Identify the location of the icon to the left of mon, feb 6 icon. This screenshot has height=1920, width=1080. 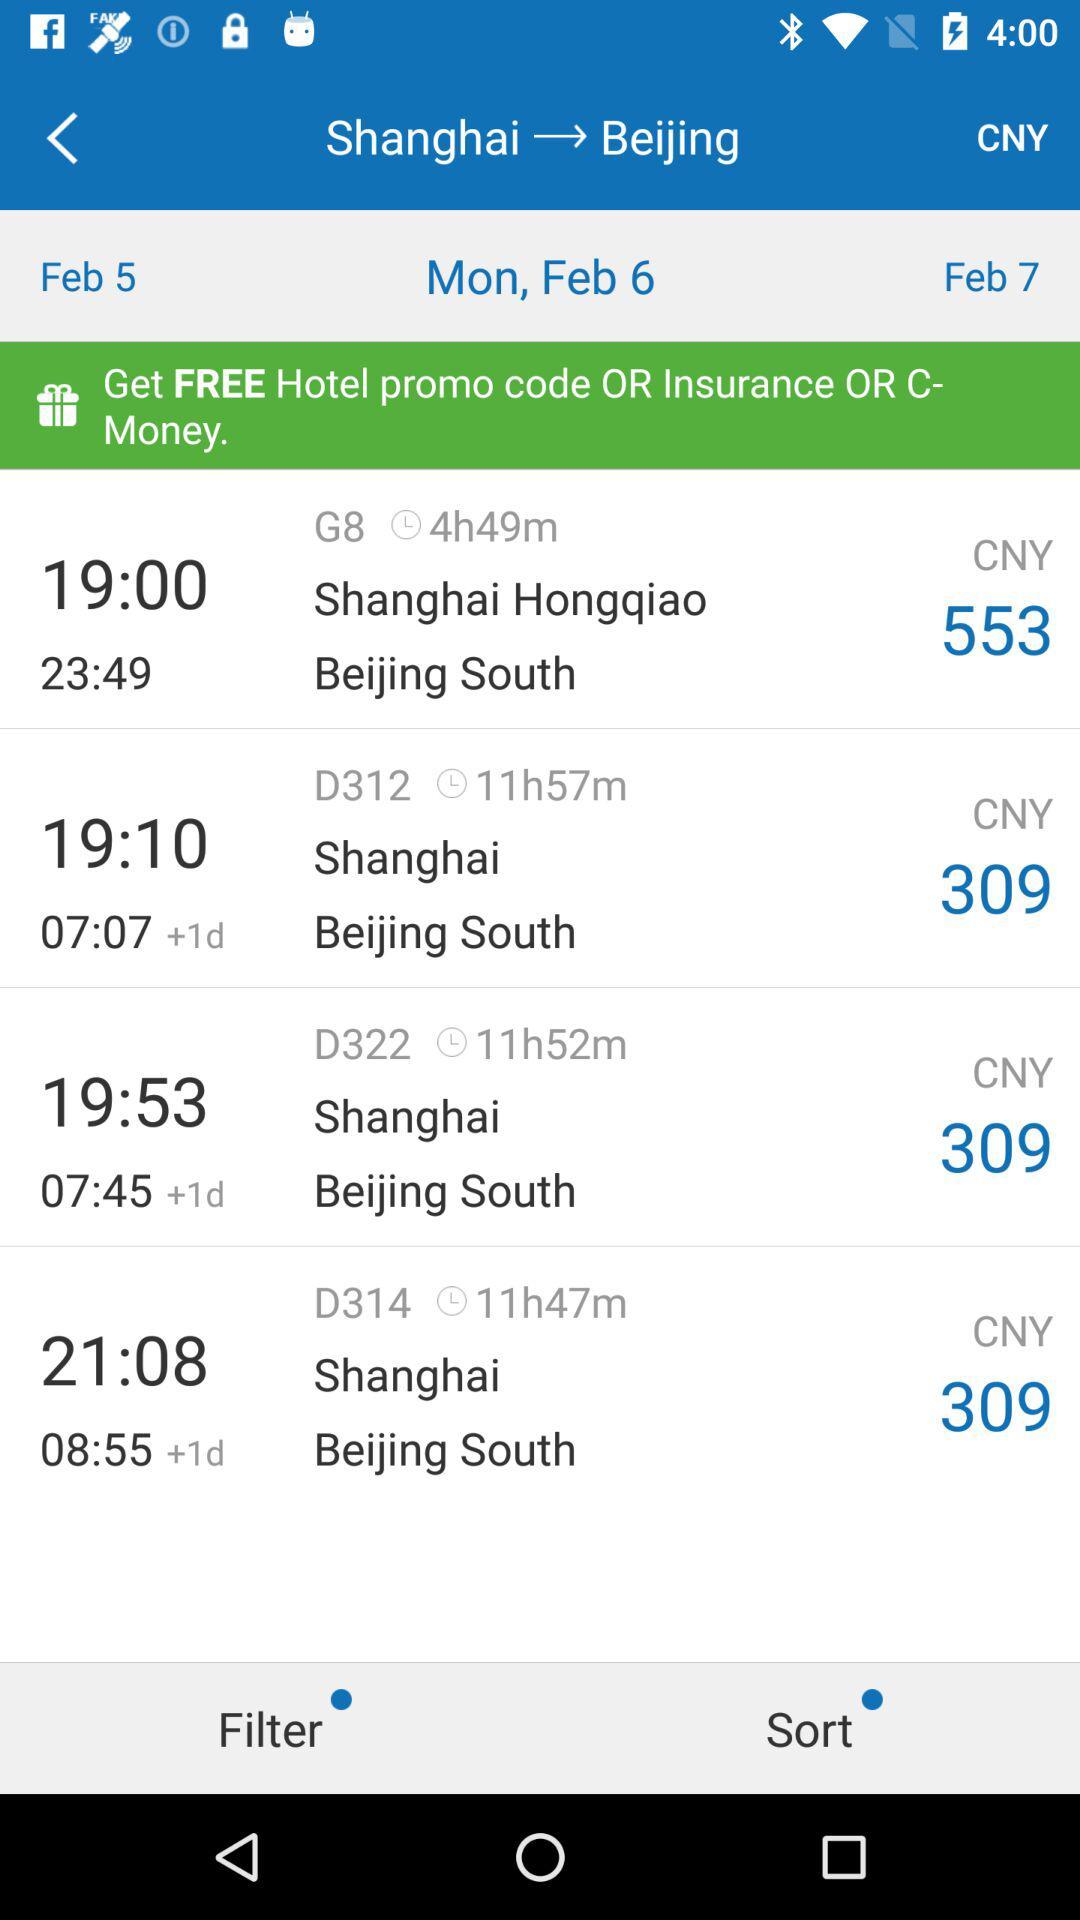
(135, 274).